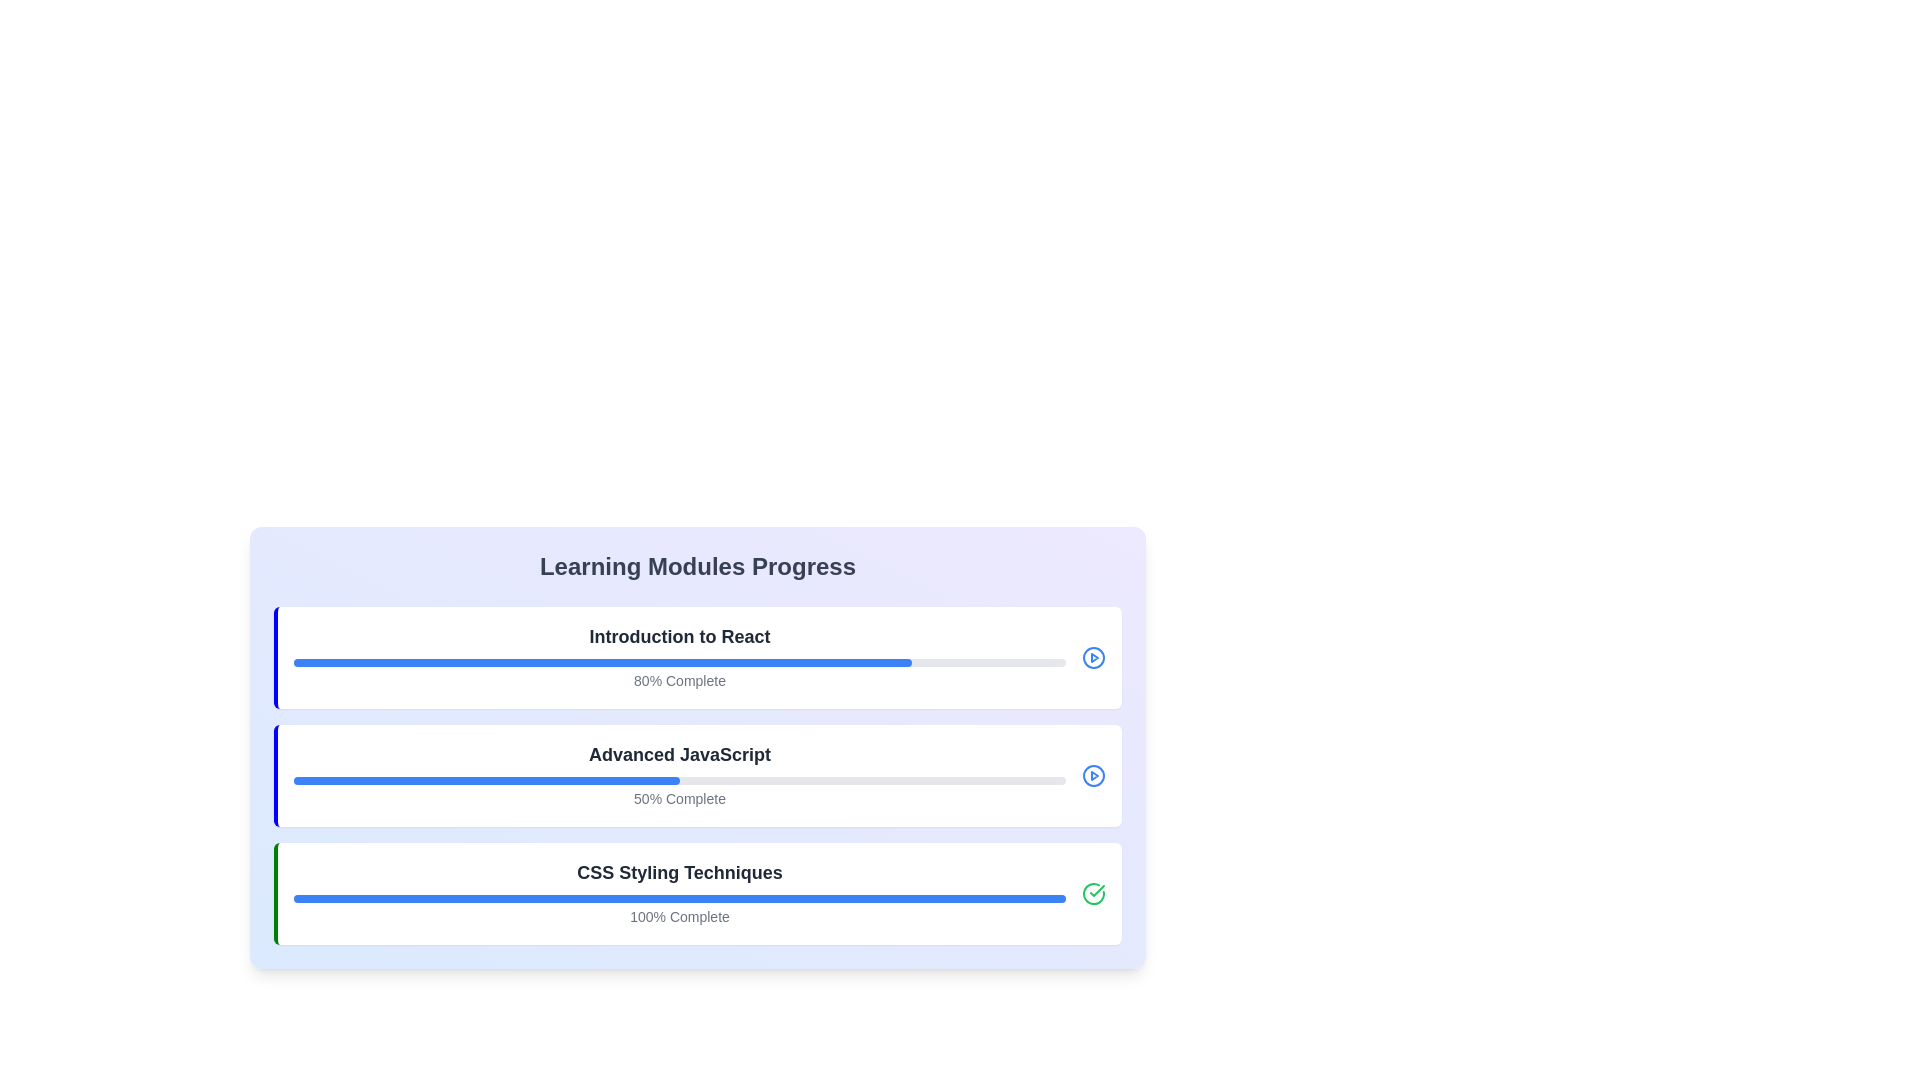 The width and height of the screenshot is (1920, 1080). What do you see at coordinates (680, 663) in the screenshot?
I see `the progress bar element that is styled with a gray background and a blue foreground, indicating 80% completion, located below the text 'Introduction to React' and above '80% Complete'` at bounding box center [680, 663].